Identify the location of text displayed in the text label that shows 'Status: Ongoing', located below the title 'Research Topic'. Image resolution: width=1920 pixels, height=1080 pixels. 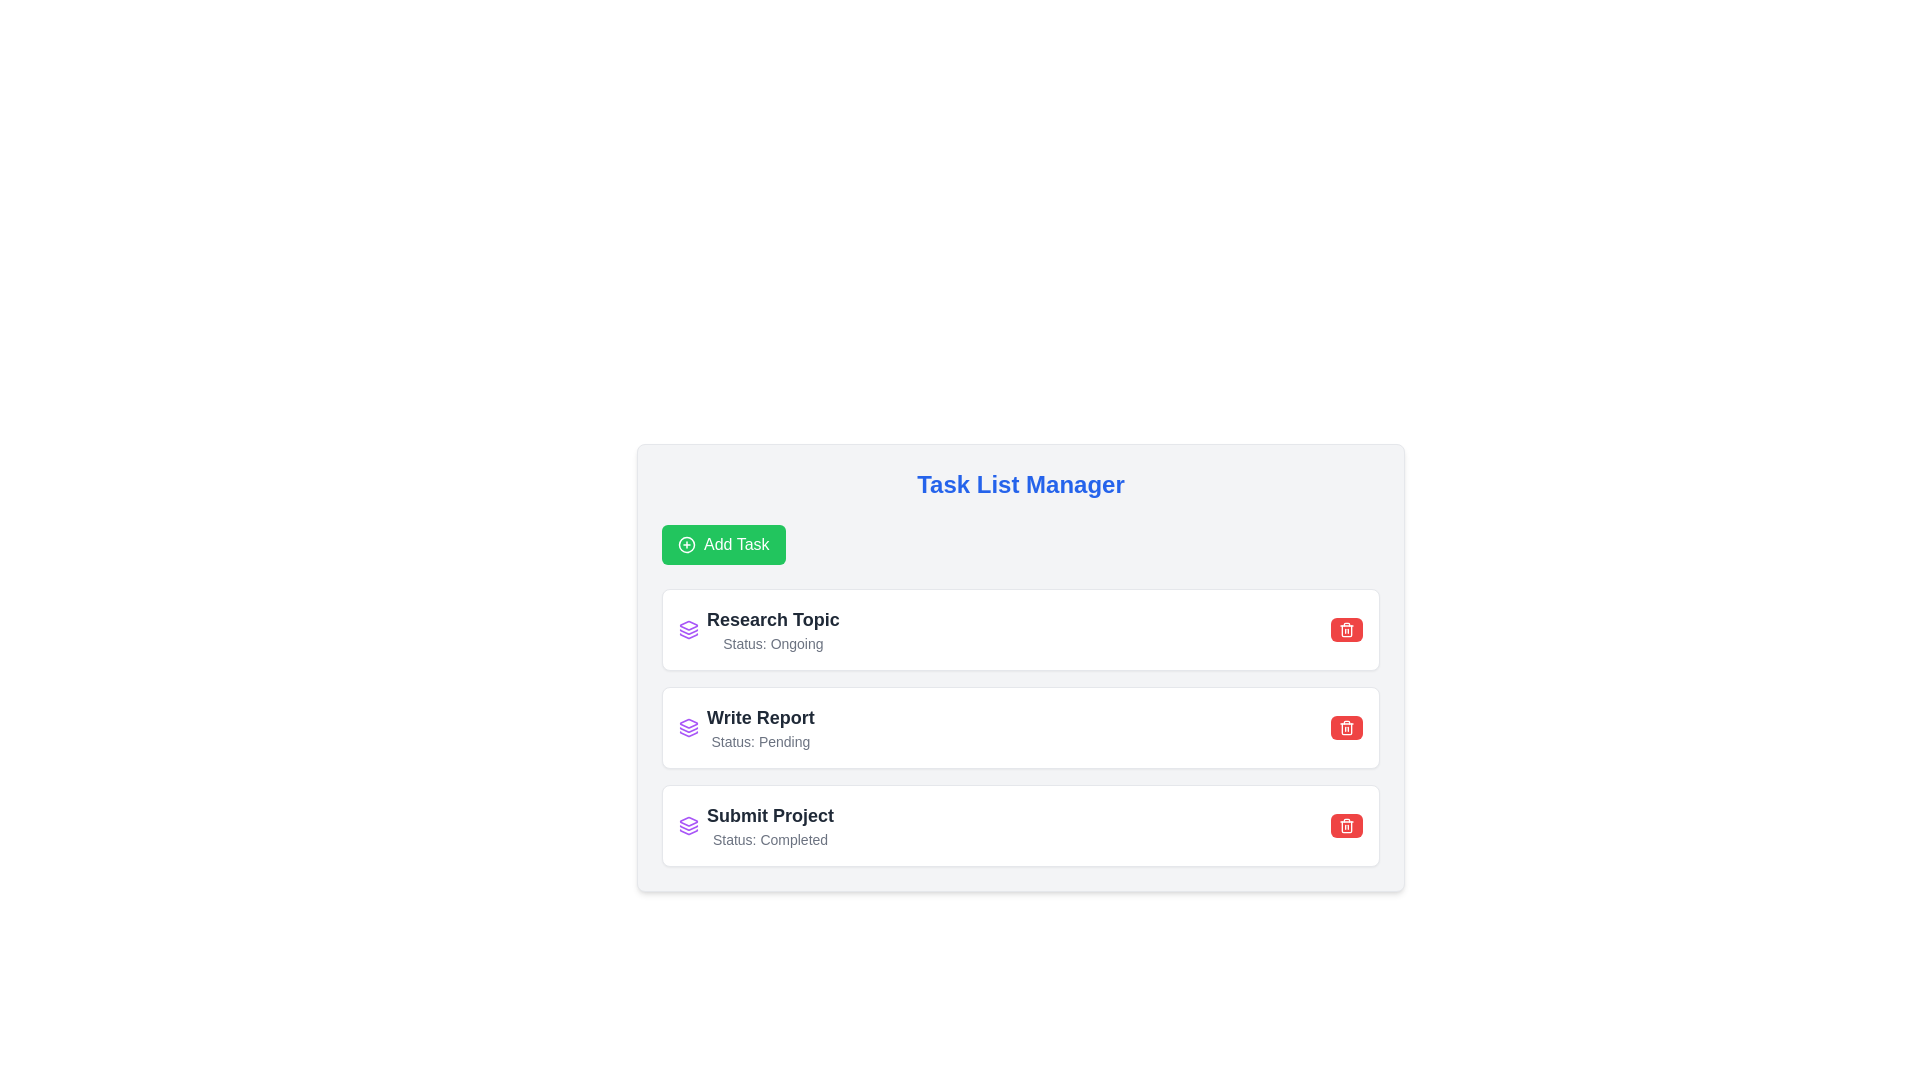
(772, 644).